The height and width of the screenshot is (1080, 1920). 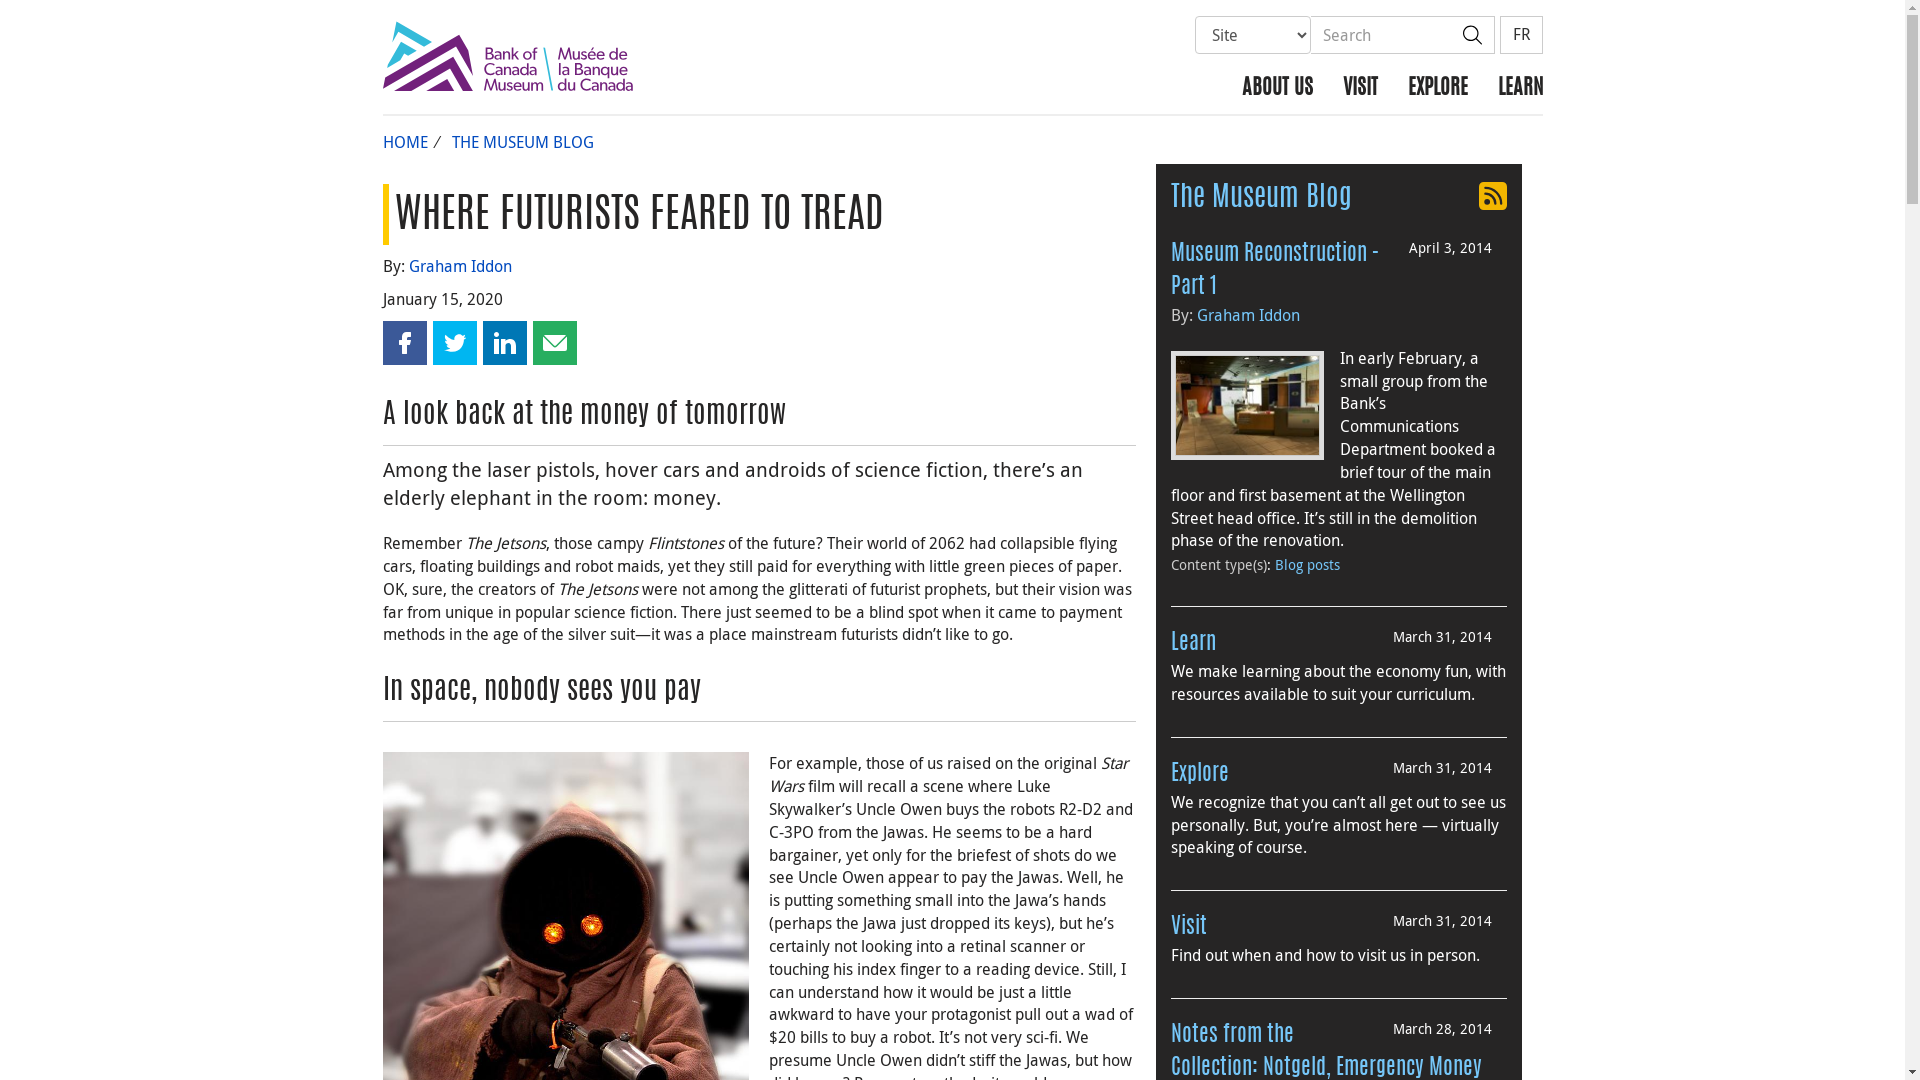 I want to click on 'Graham Iddon', so click(x=458, y=265).